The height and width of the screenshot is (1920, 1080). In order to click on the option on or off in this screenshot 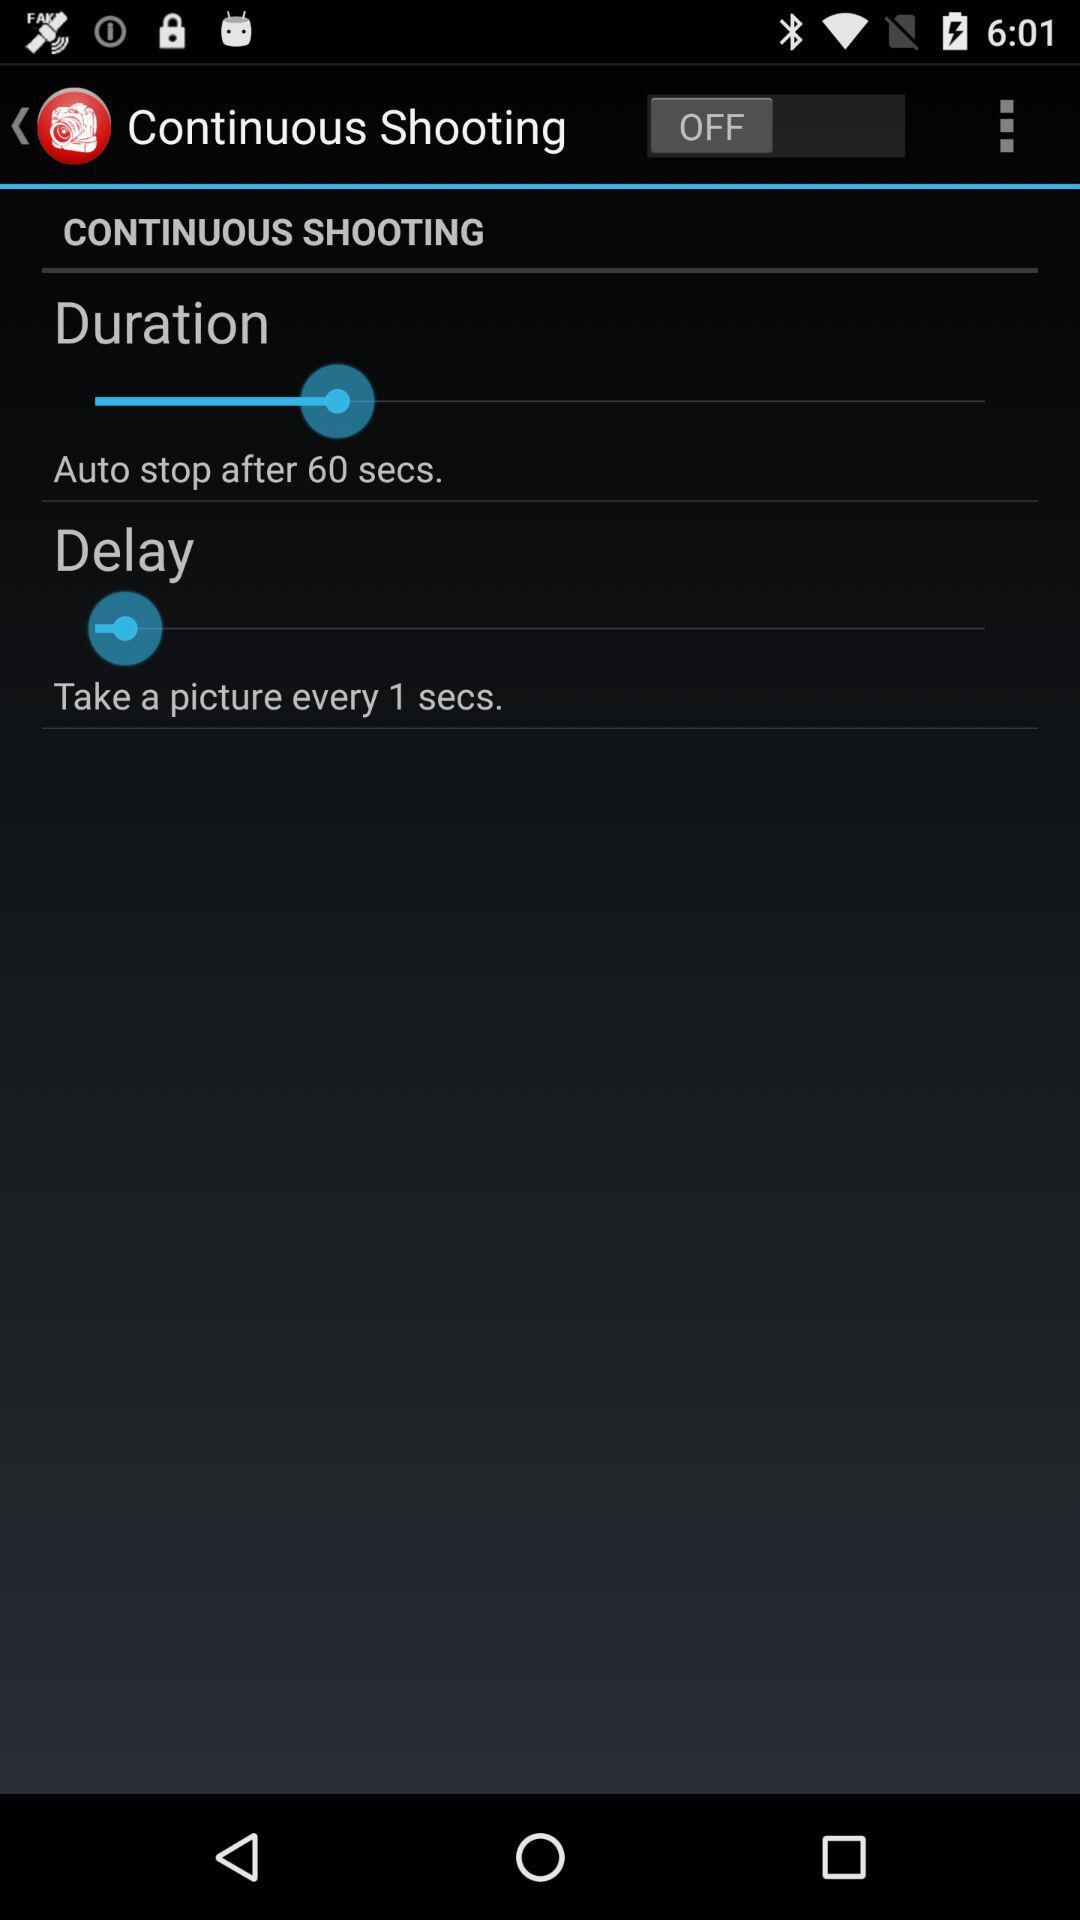, I will do `click(775, 124)`.